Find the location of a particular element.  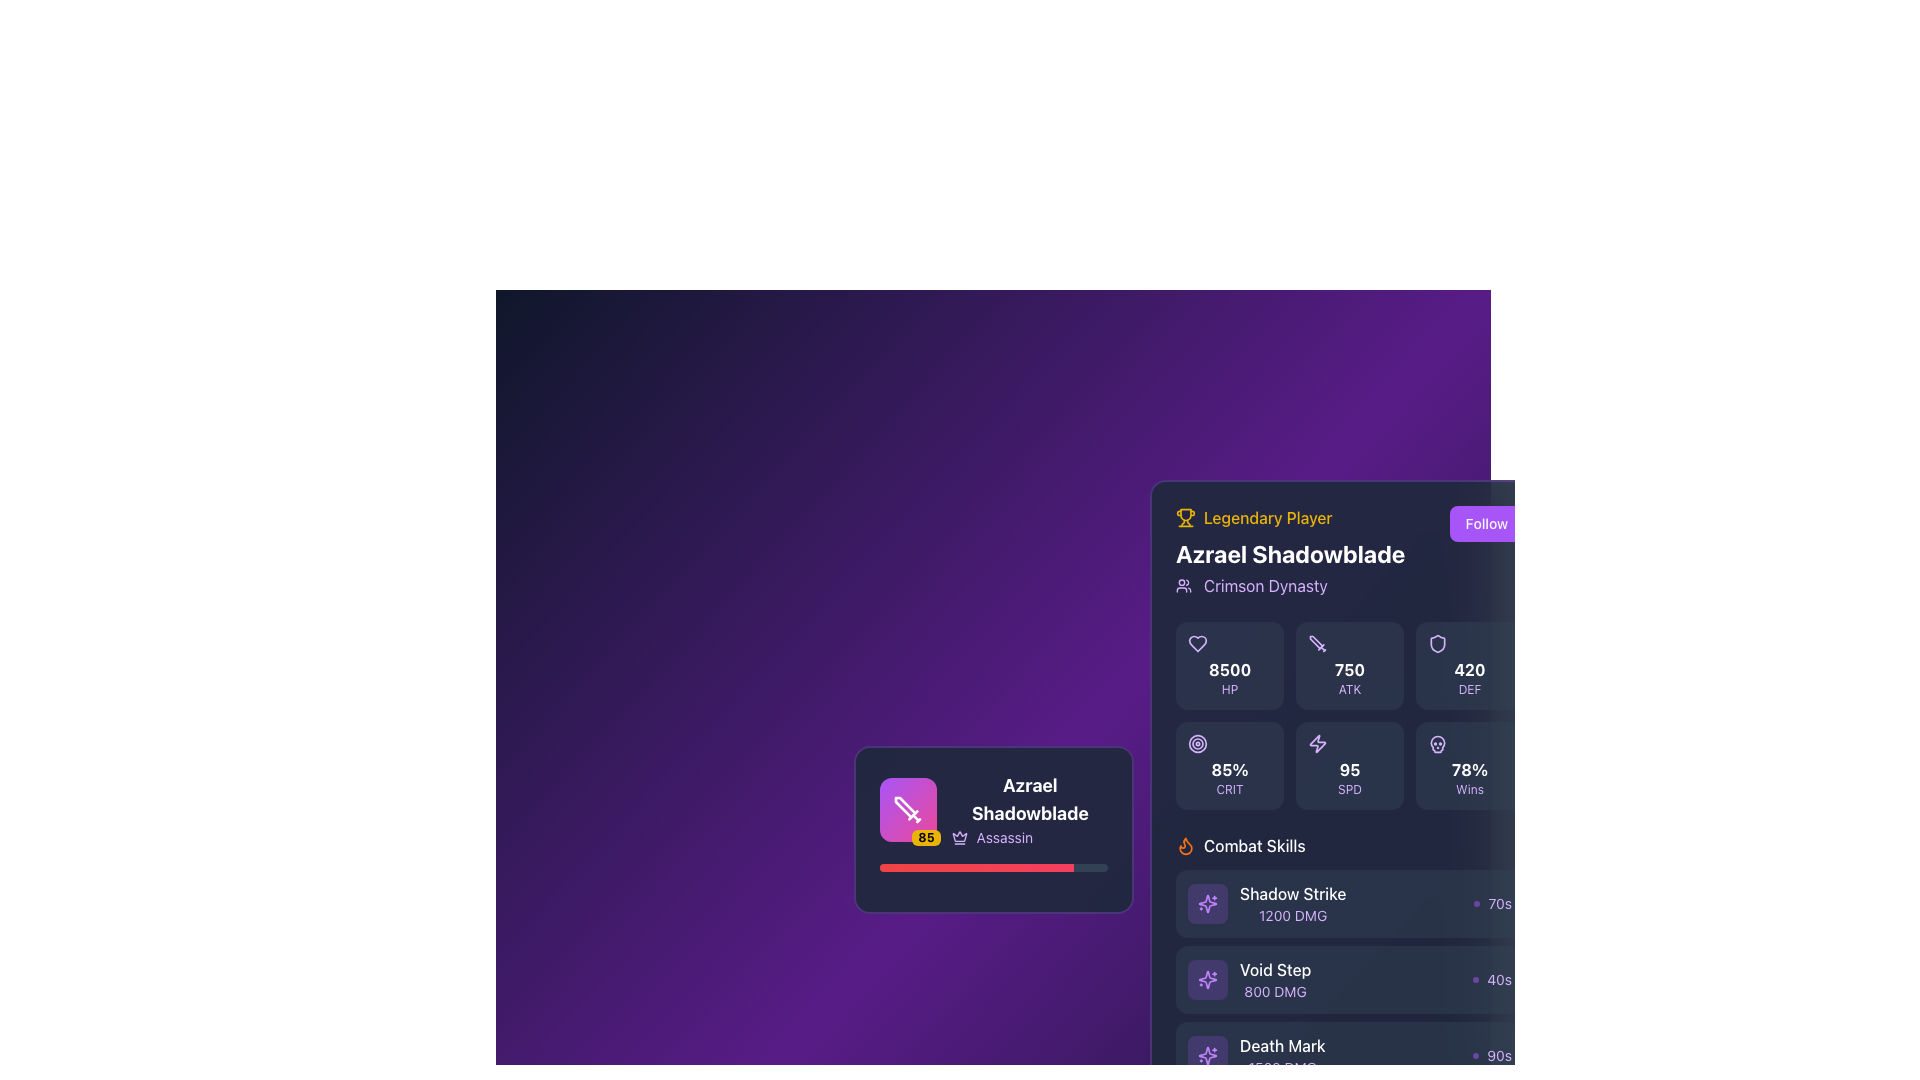

the informational label displaying the skill 'Void Step' with the damage value '800 DMG' is located at coordinates (1248, 978).